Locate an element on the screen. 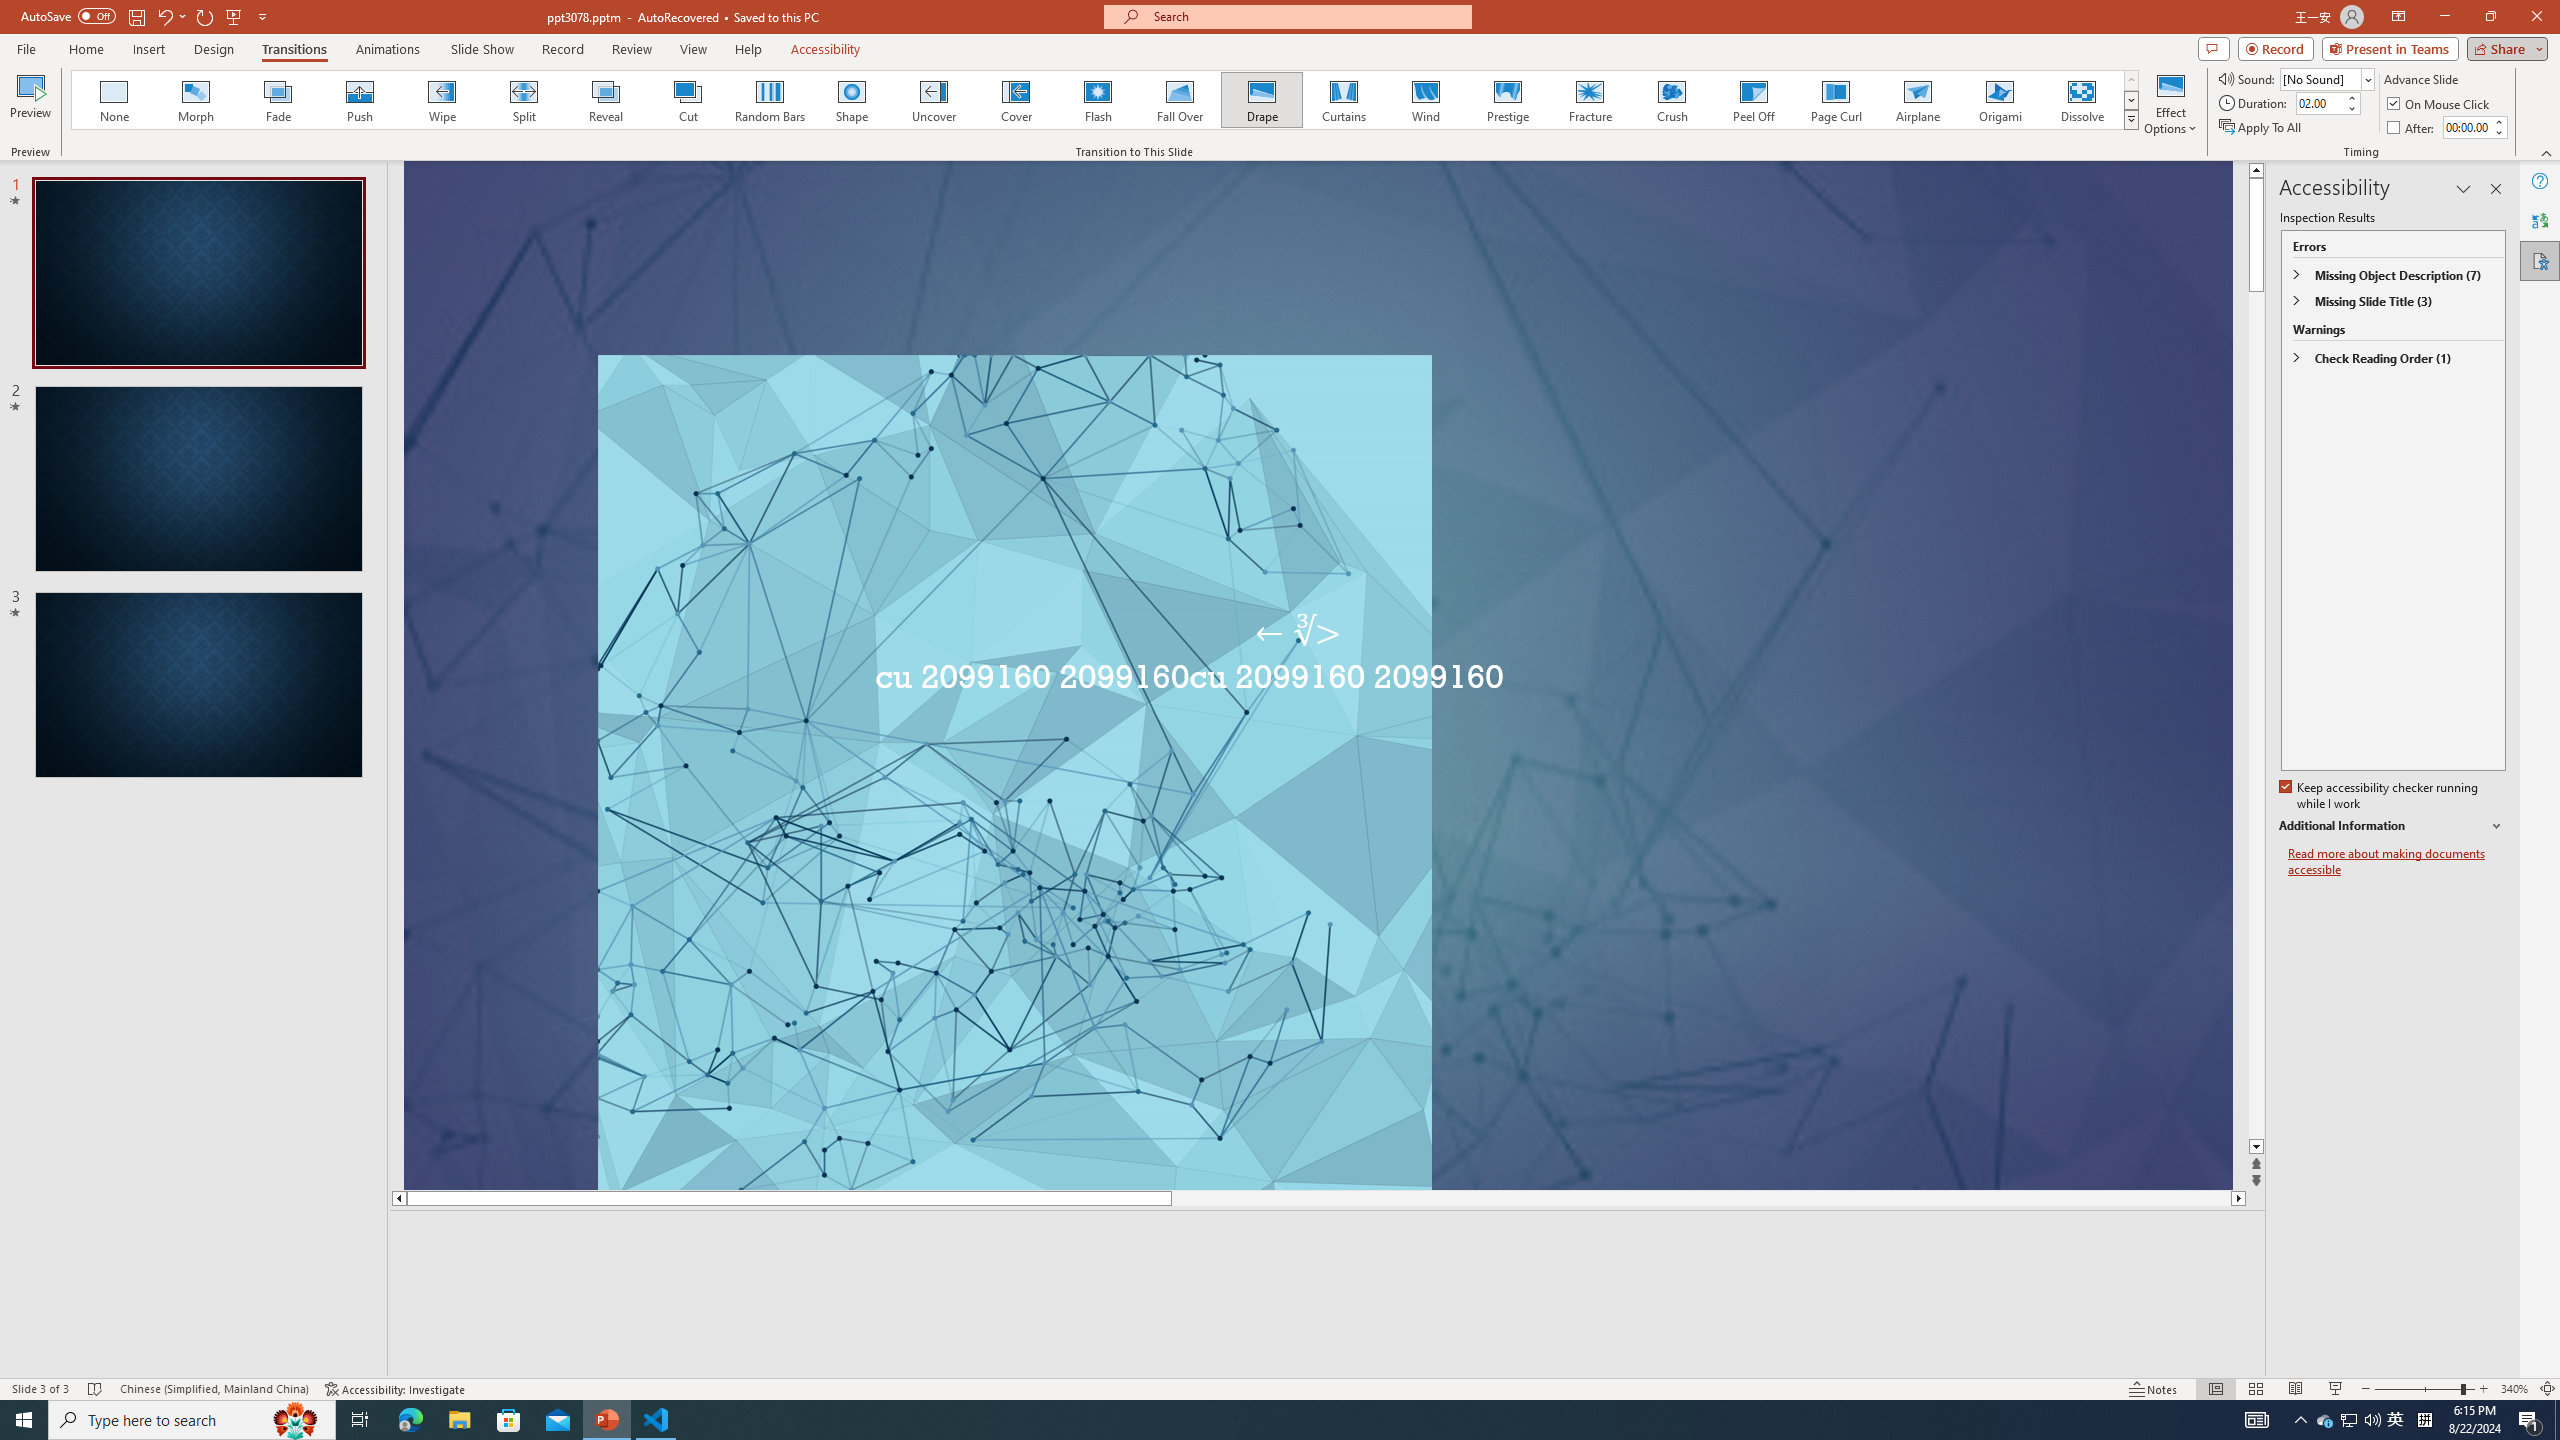  'Drape' is located at coordinates (1261, 99).